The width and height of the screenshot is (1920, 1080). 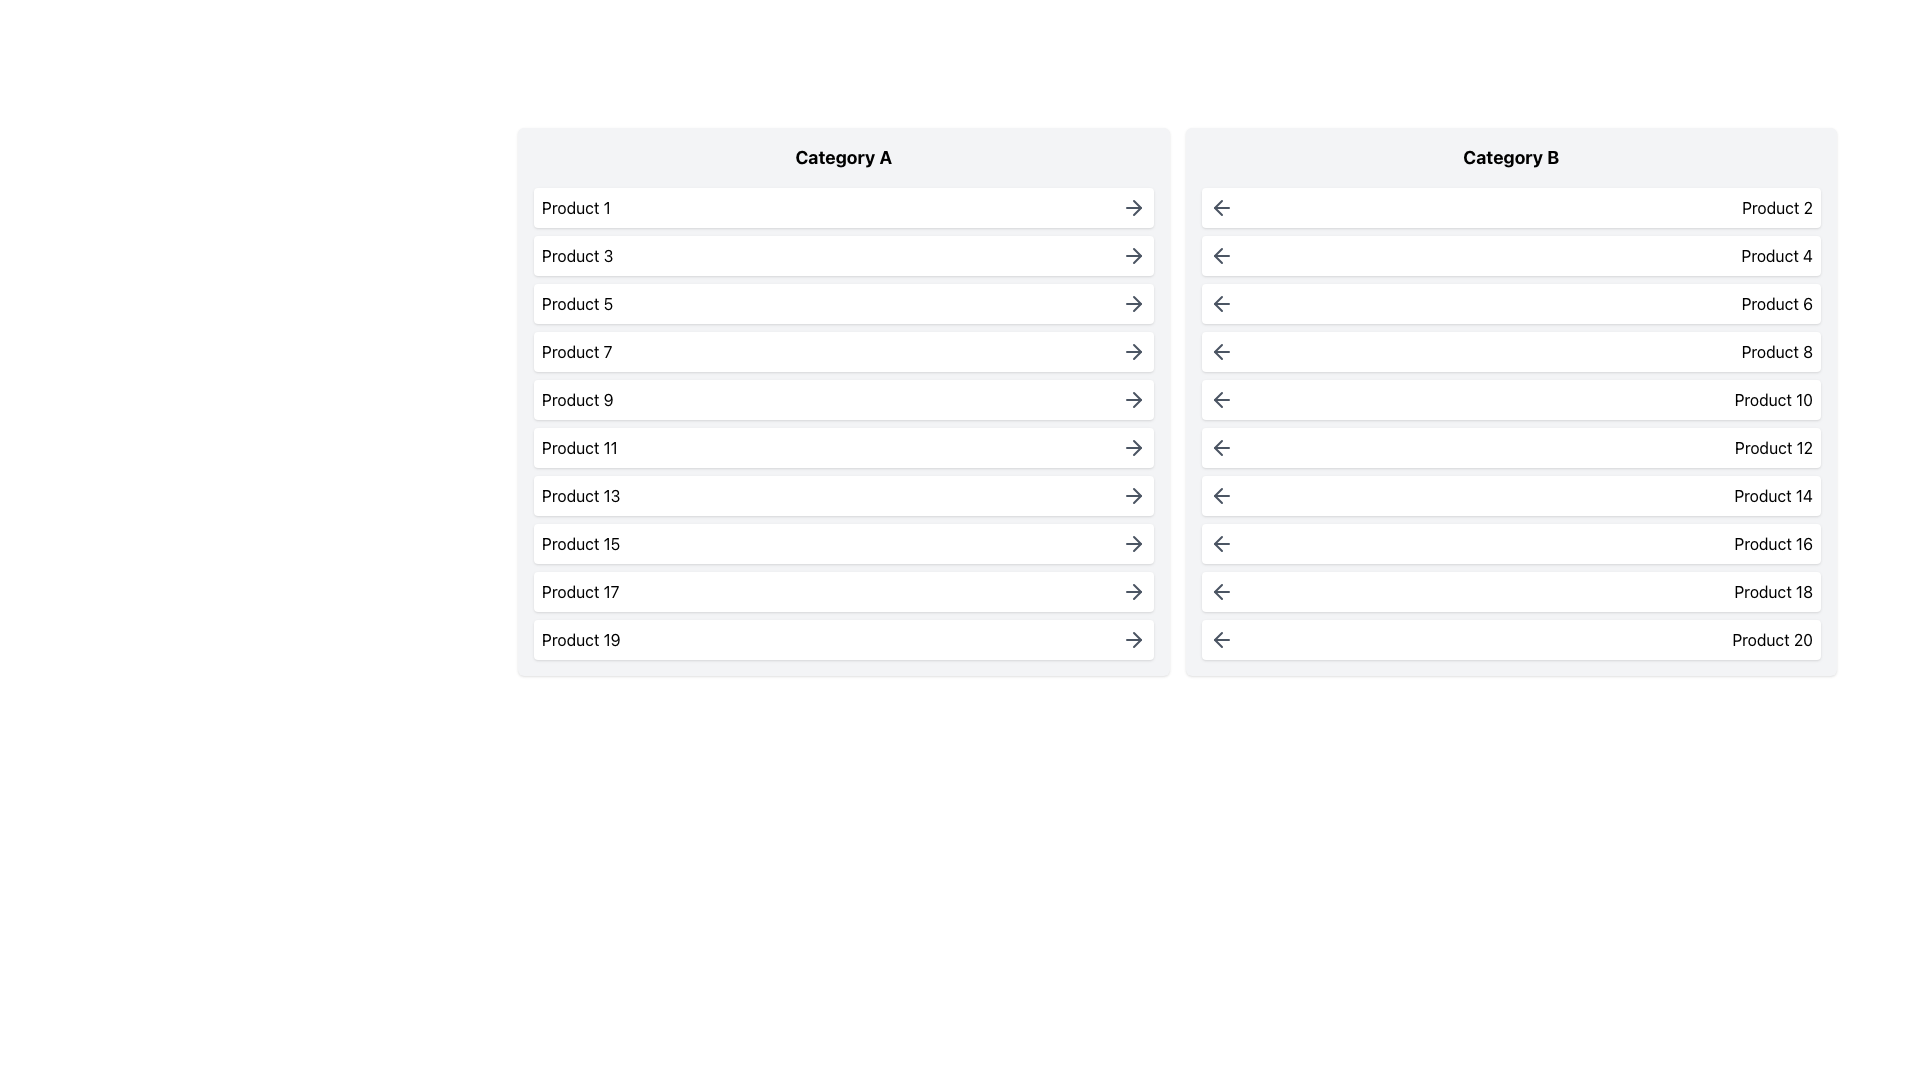 What do you see at coordinates (843, 304) in the screenshot?
I see `the Interactive List Item labeled 'Product 5' for keyboard interaction` at bounding box center [843, 304].